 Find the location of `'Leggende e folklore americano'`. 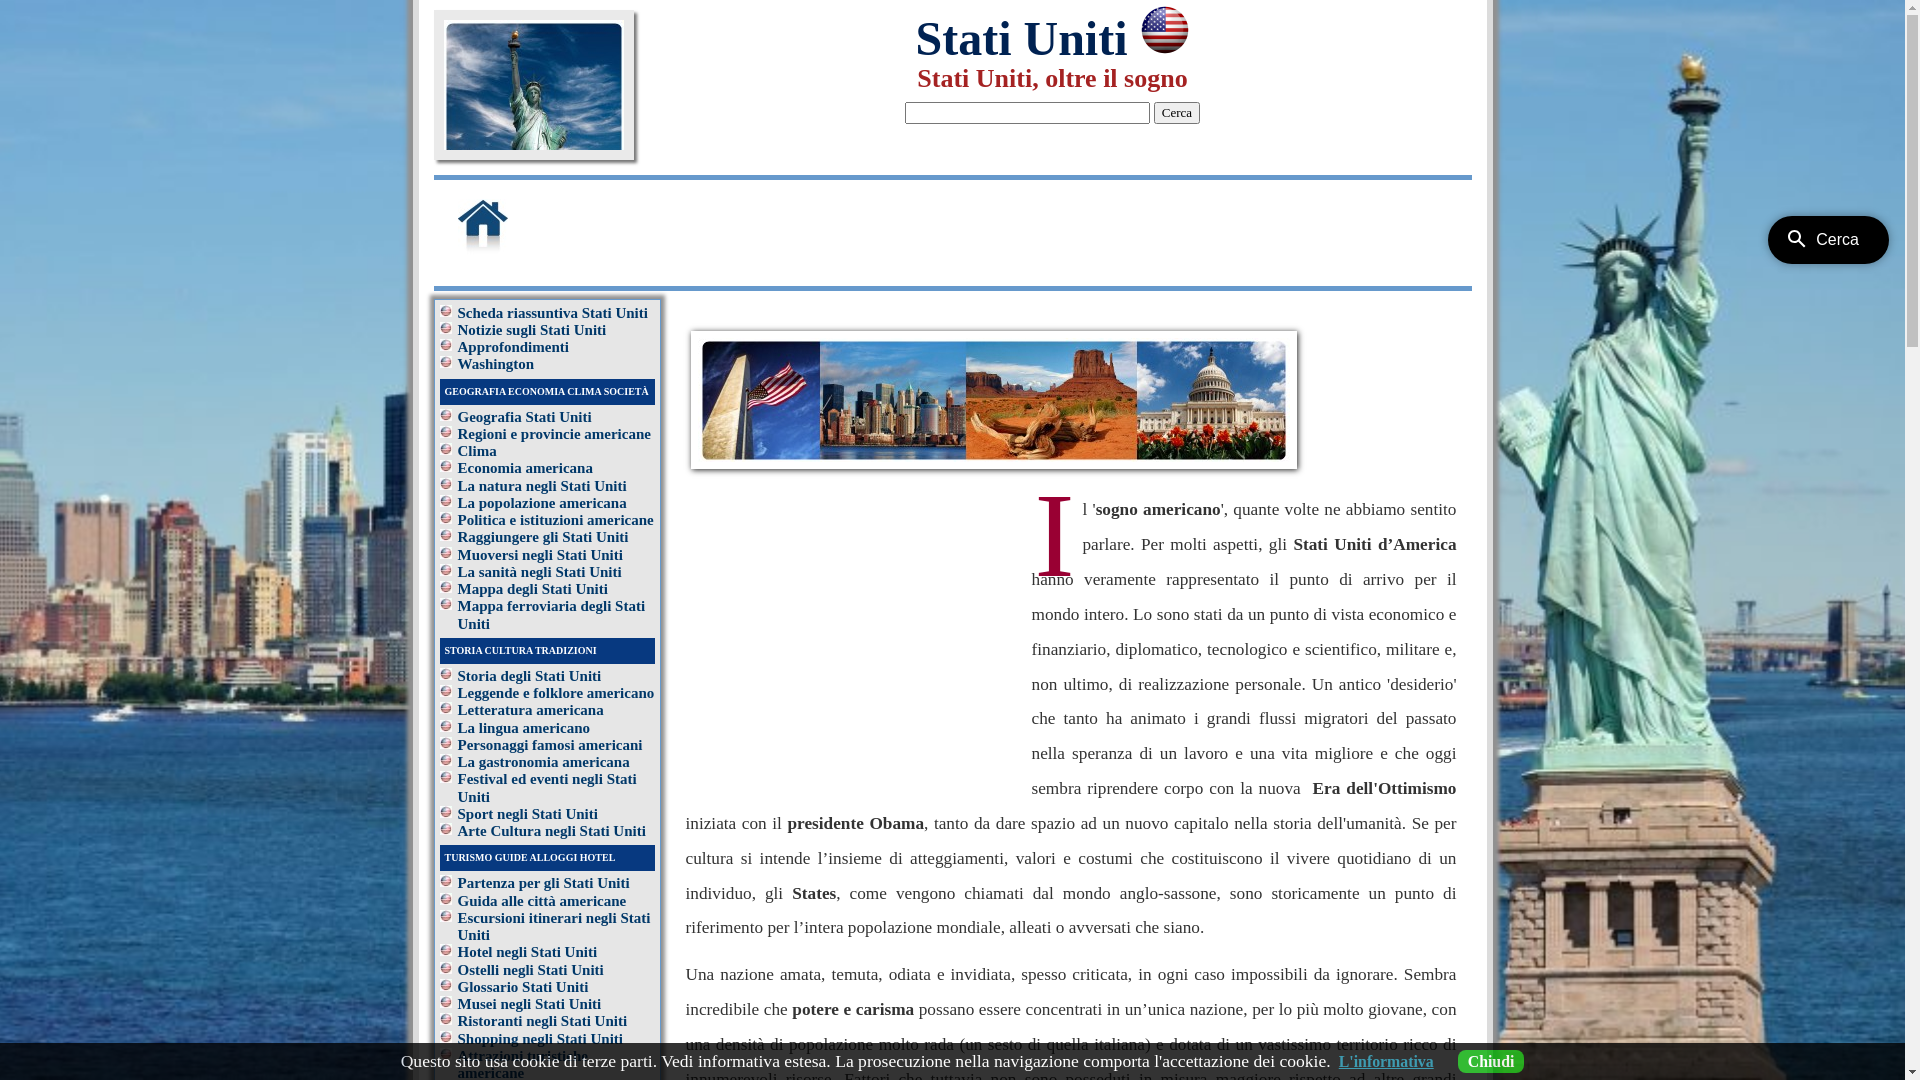

'Leggende e folklore americano' is located at coordinates (556, 692).